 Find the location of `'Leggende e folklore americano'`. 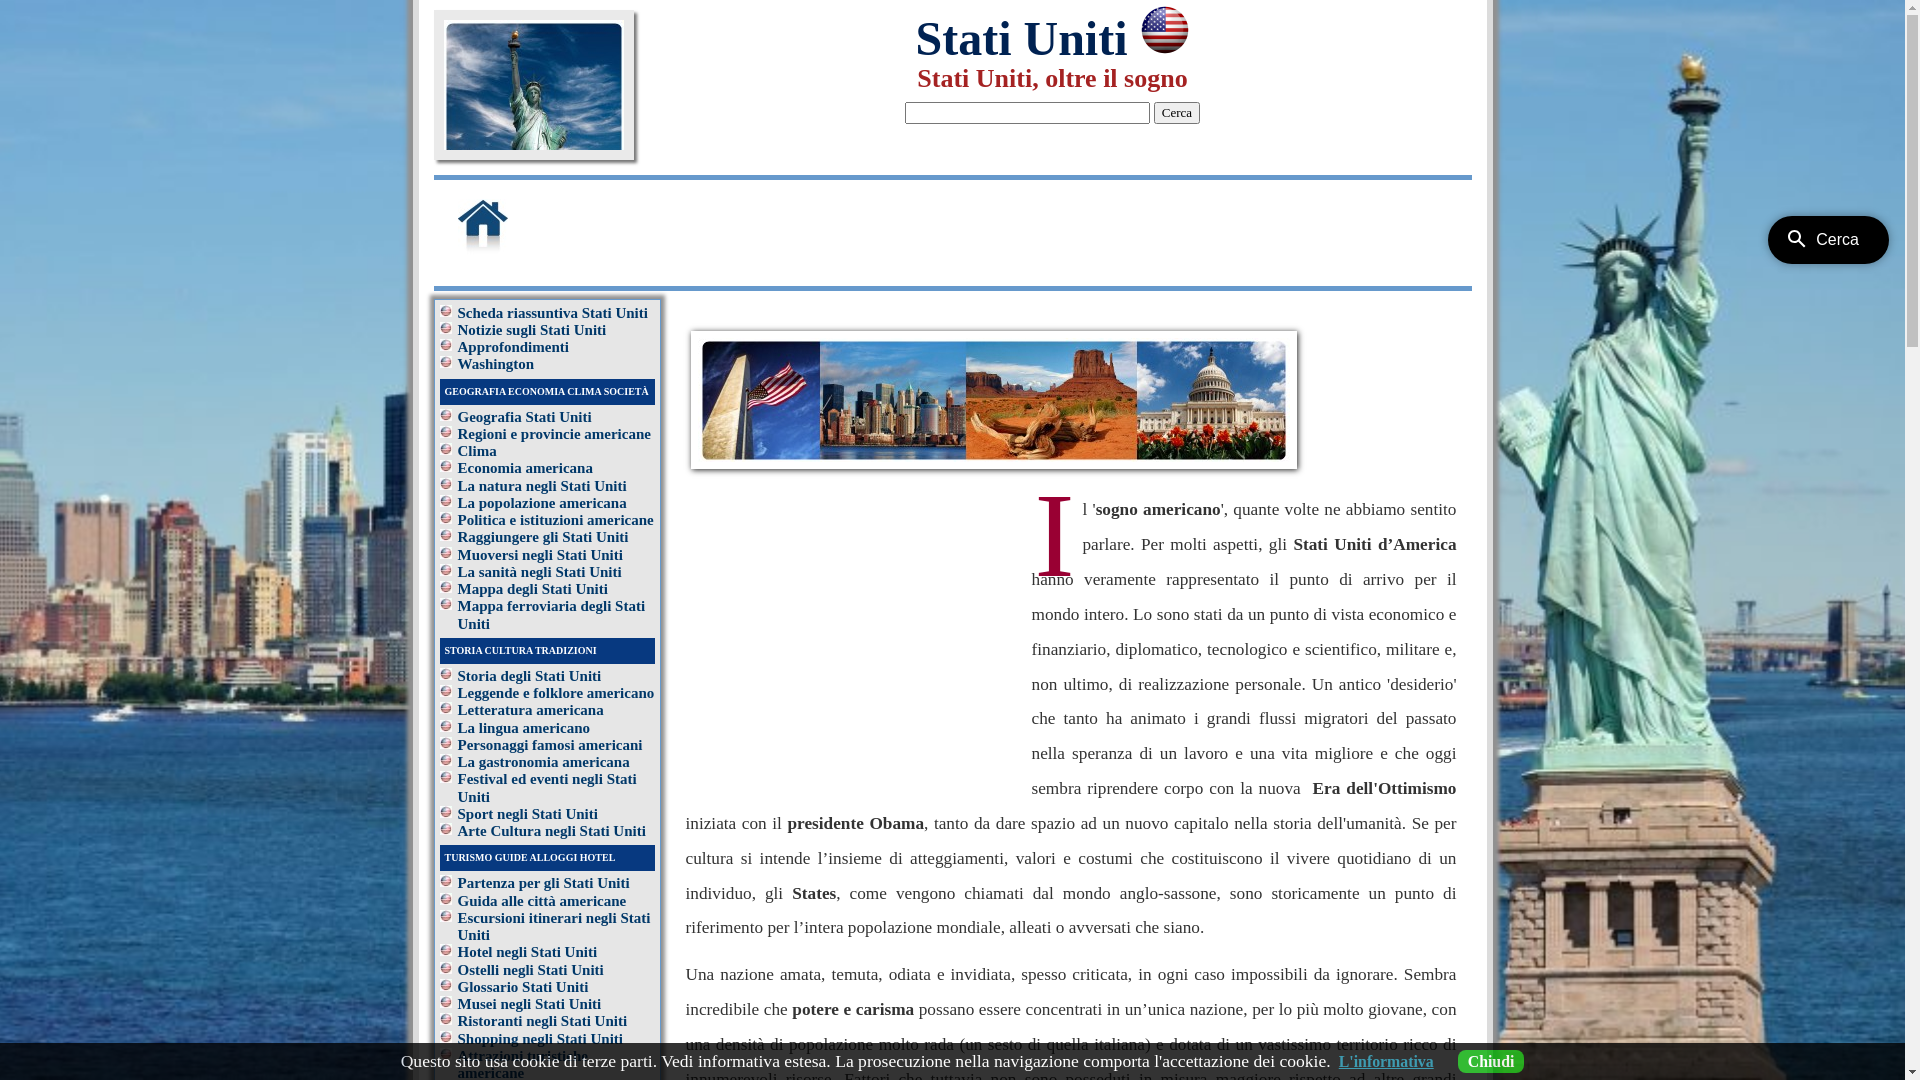

'Leggende e folklore americano' is located at coordinates (556, 692).